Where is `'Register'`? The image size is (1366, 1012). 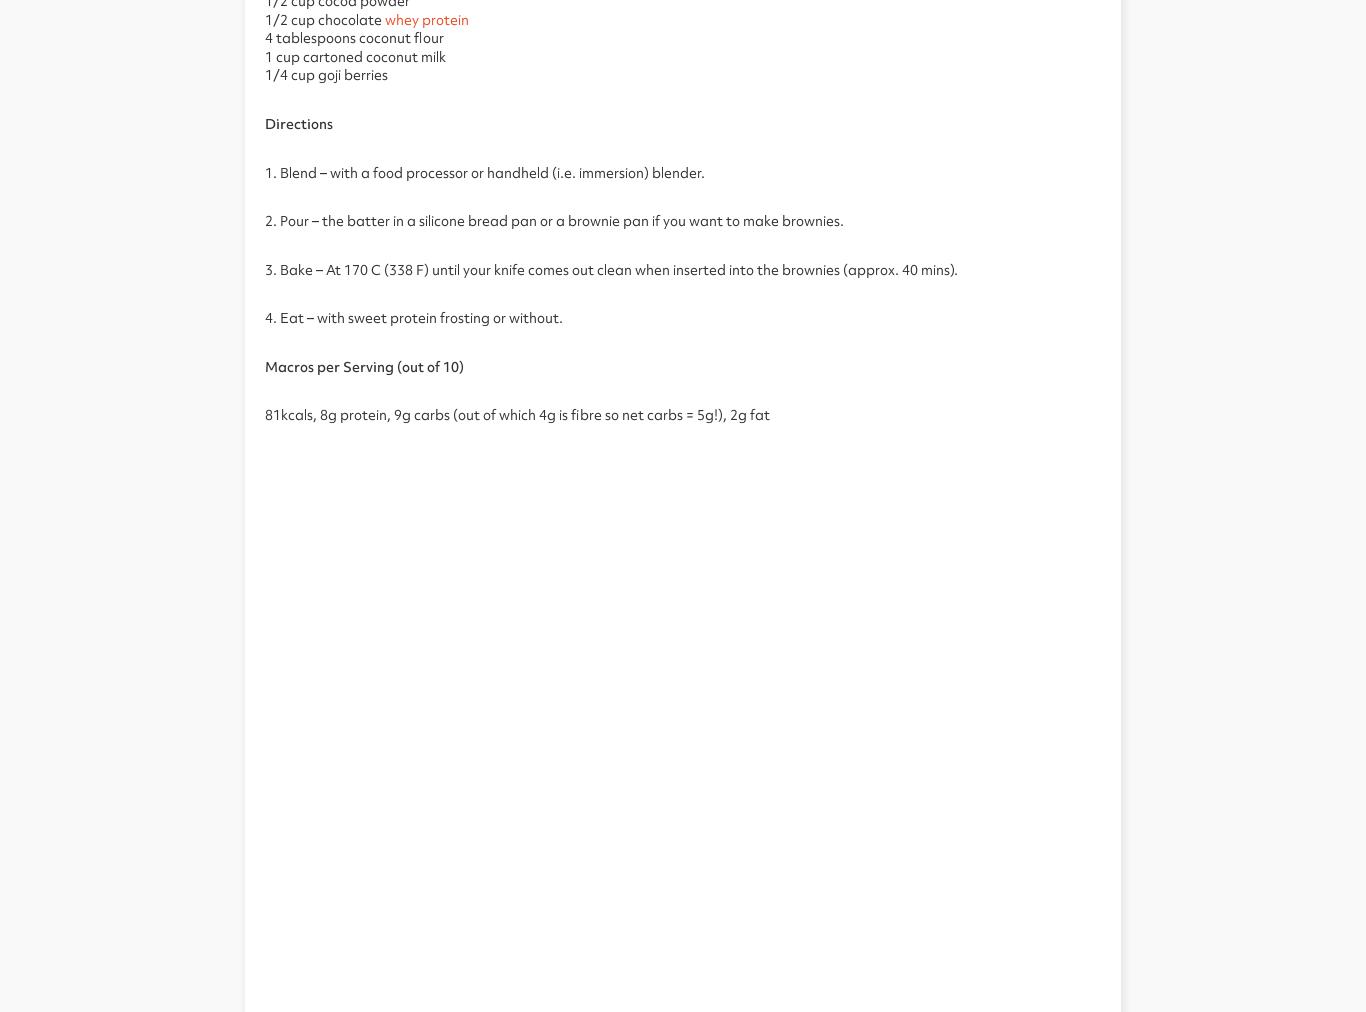
'Register' is located at coordinates (549, 103).